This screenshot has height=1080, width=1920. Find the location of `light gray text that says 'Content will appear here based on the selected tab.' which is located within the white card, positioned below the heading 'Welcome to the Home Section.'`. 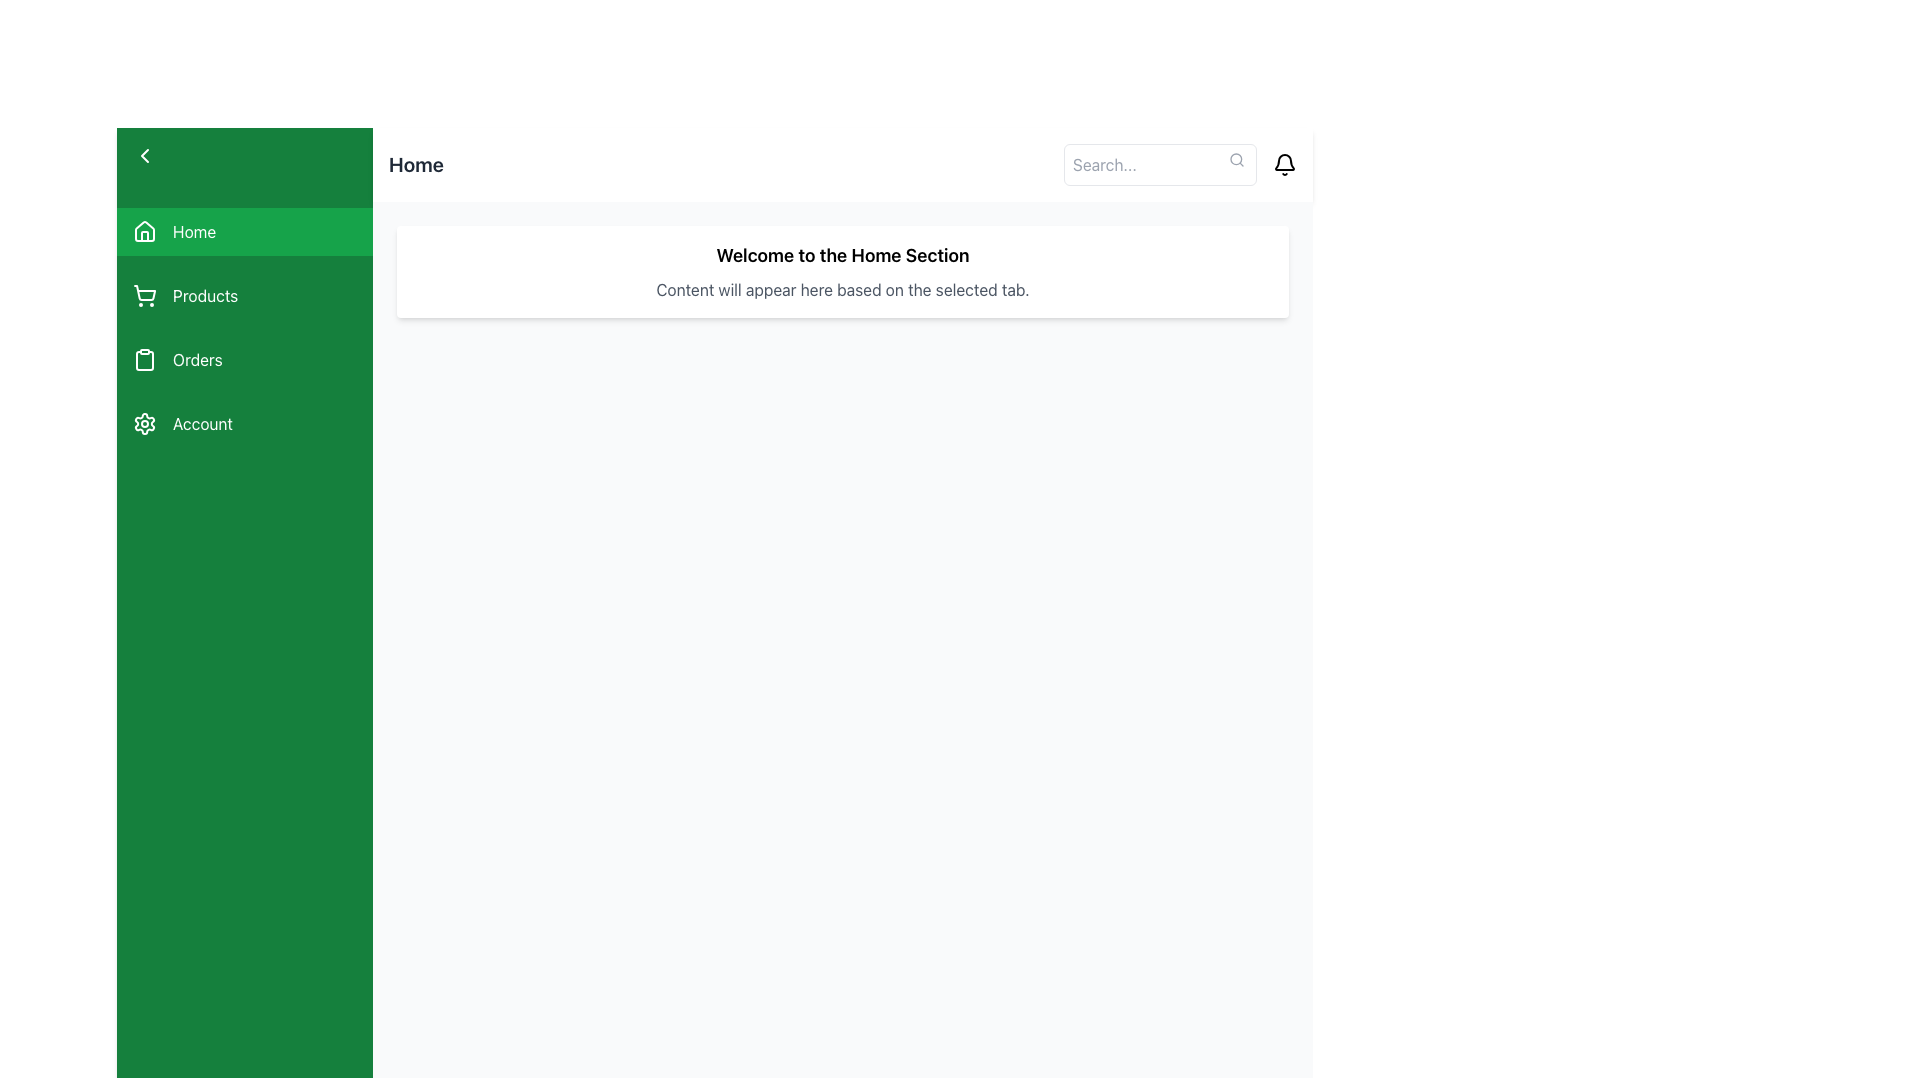

light gray text that says 'Content will appear here based on the selected tab.' which is located within the white card, positioned below the heading 'Welcome to the Home Section.' is located at coordinates (843, 289).